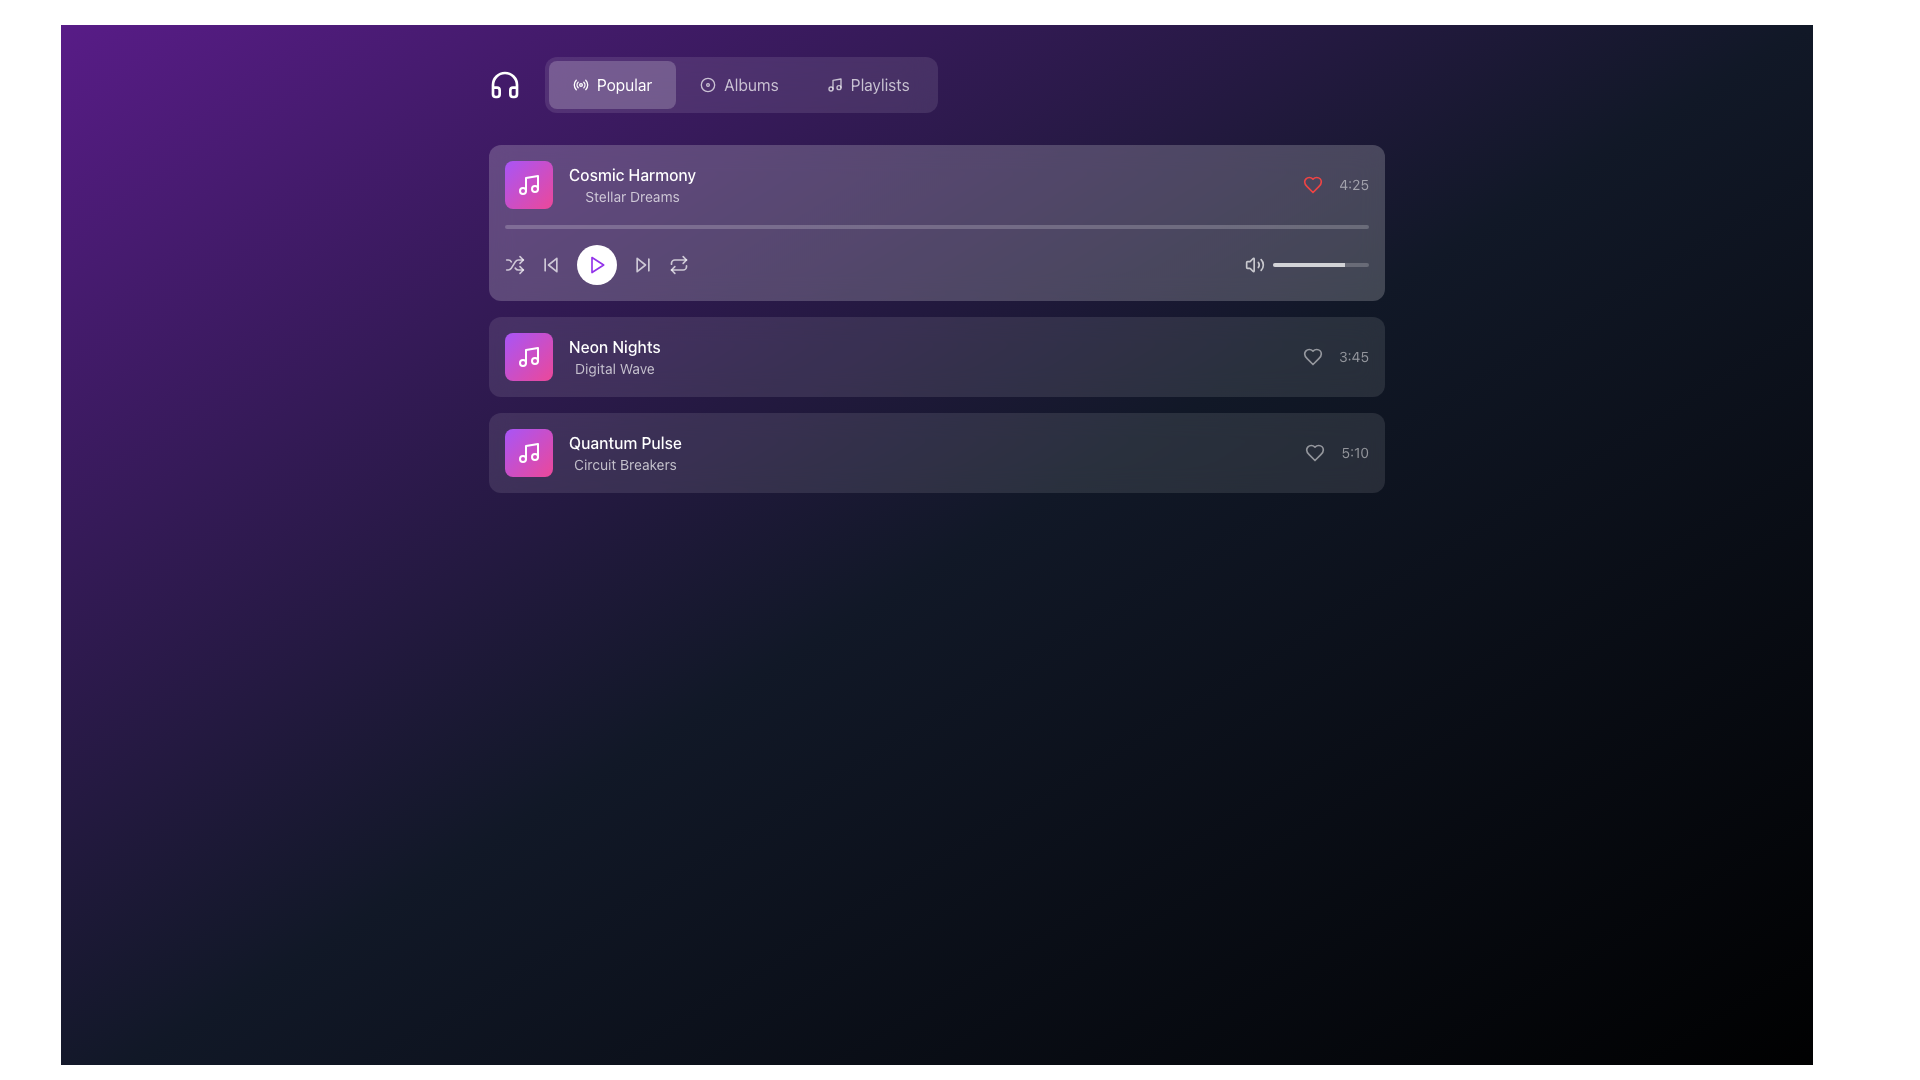  What do you see at coordinates (631, 173) in the screenshot?
I see `the text display showing the title 'Cosmic Harmony', located at the top left of the music list section, above 'Stellar Dreams'` at bounding box center [631, 173].